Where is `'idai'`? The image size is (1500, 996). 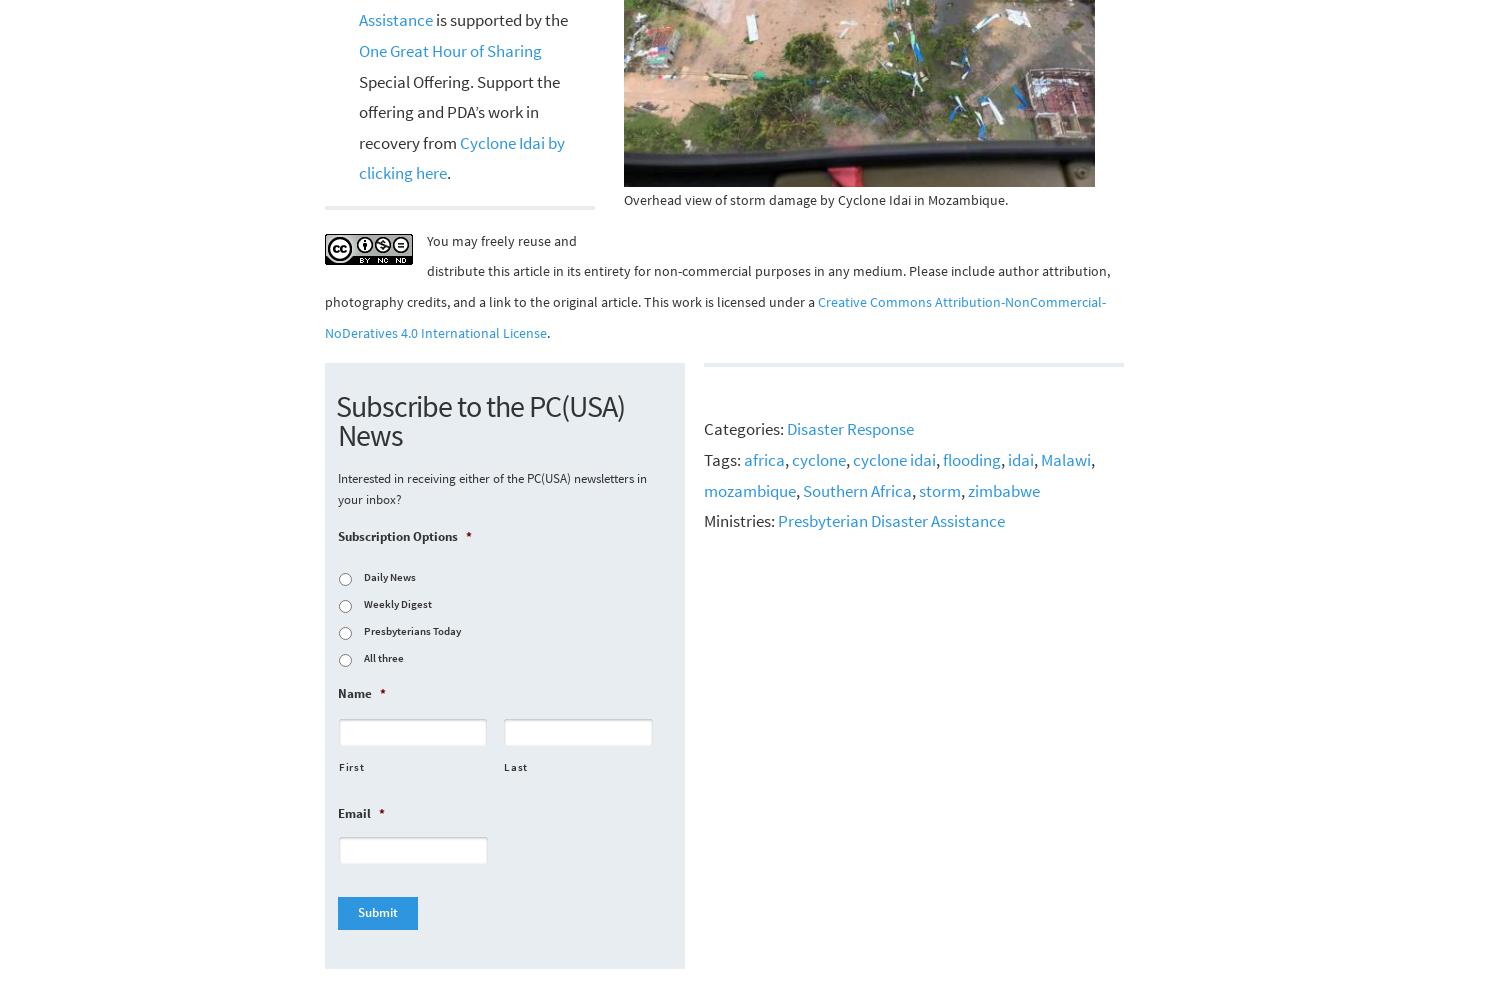 'idai' is located at coordinates (1020, 458).